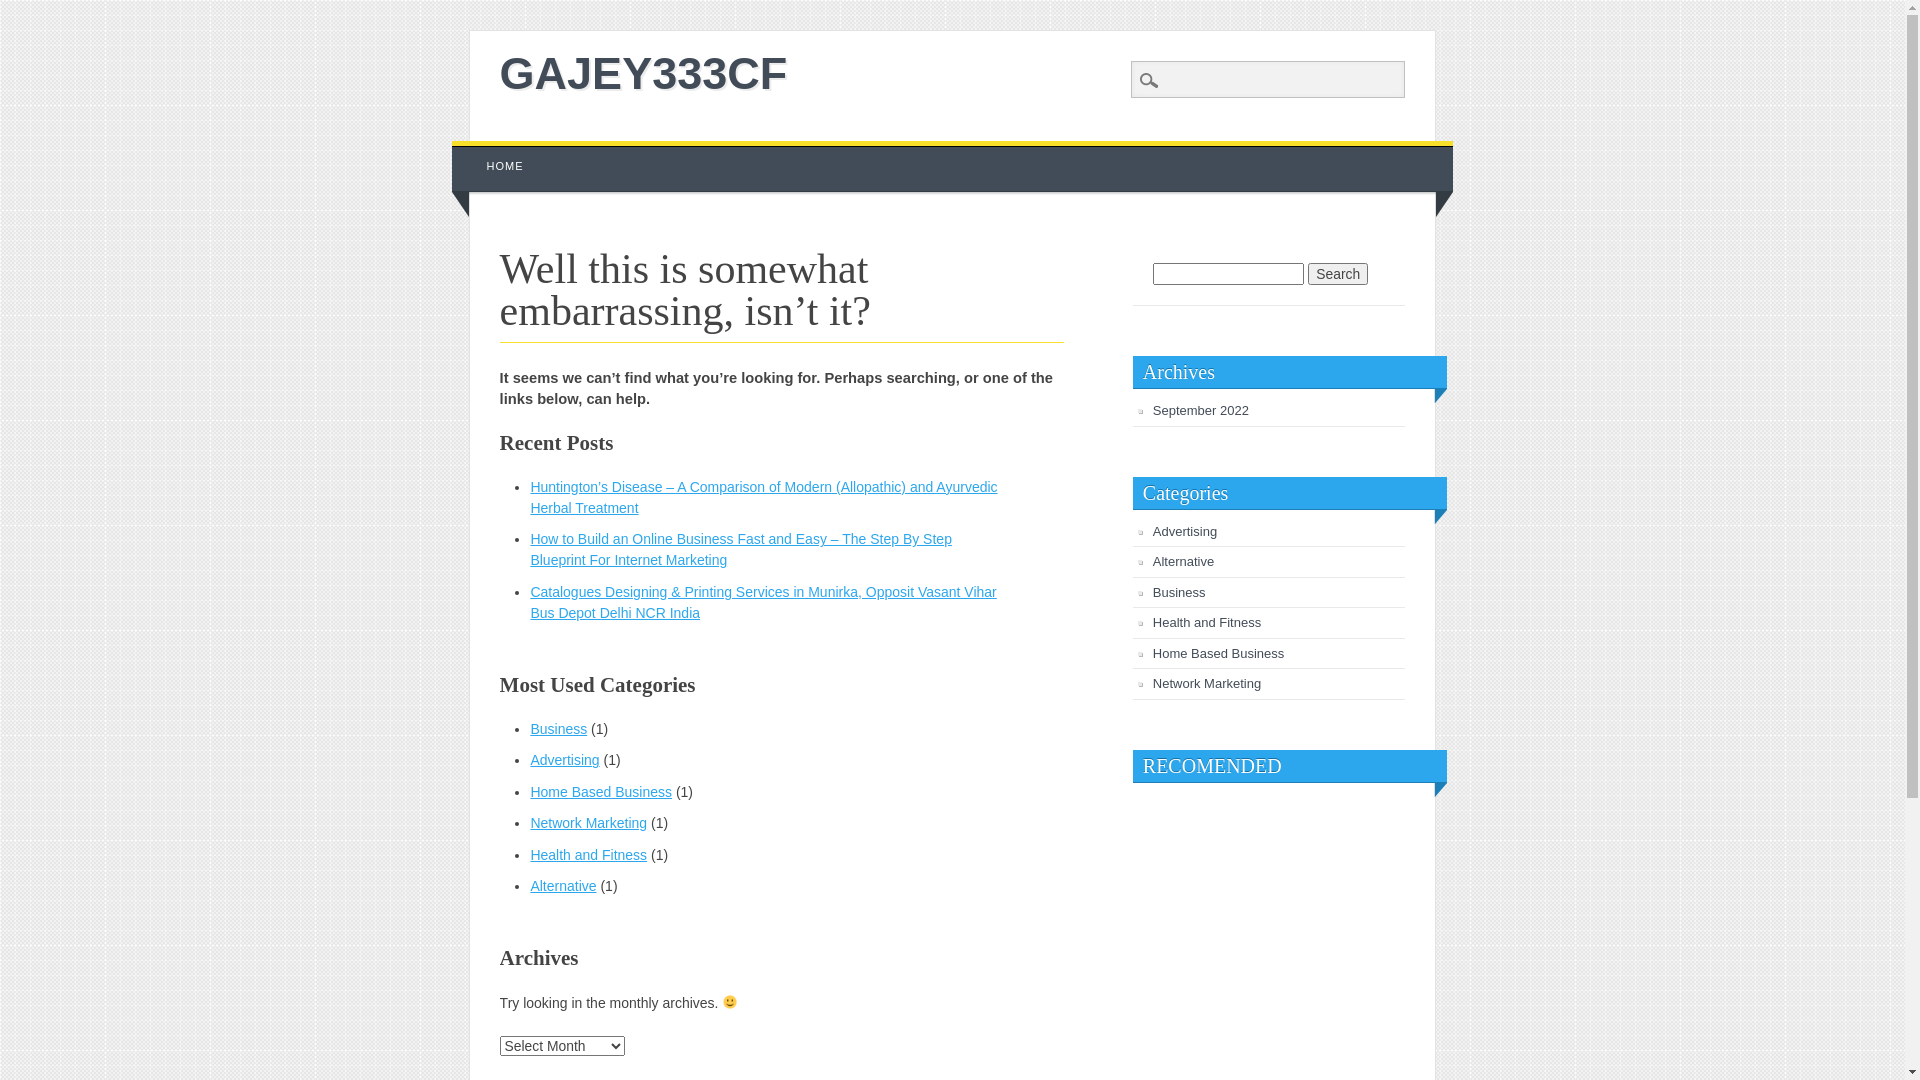 The image size is (1920, 1080). Describe the element at coordinates (29, 11) in the screenshot. I see `'Search'` at that location.